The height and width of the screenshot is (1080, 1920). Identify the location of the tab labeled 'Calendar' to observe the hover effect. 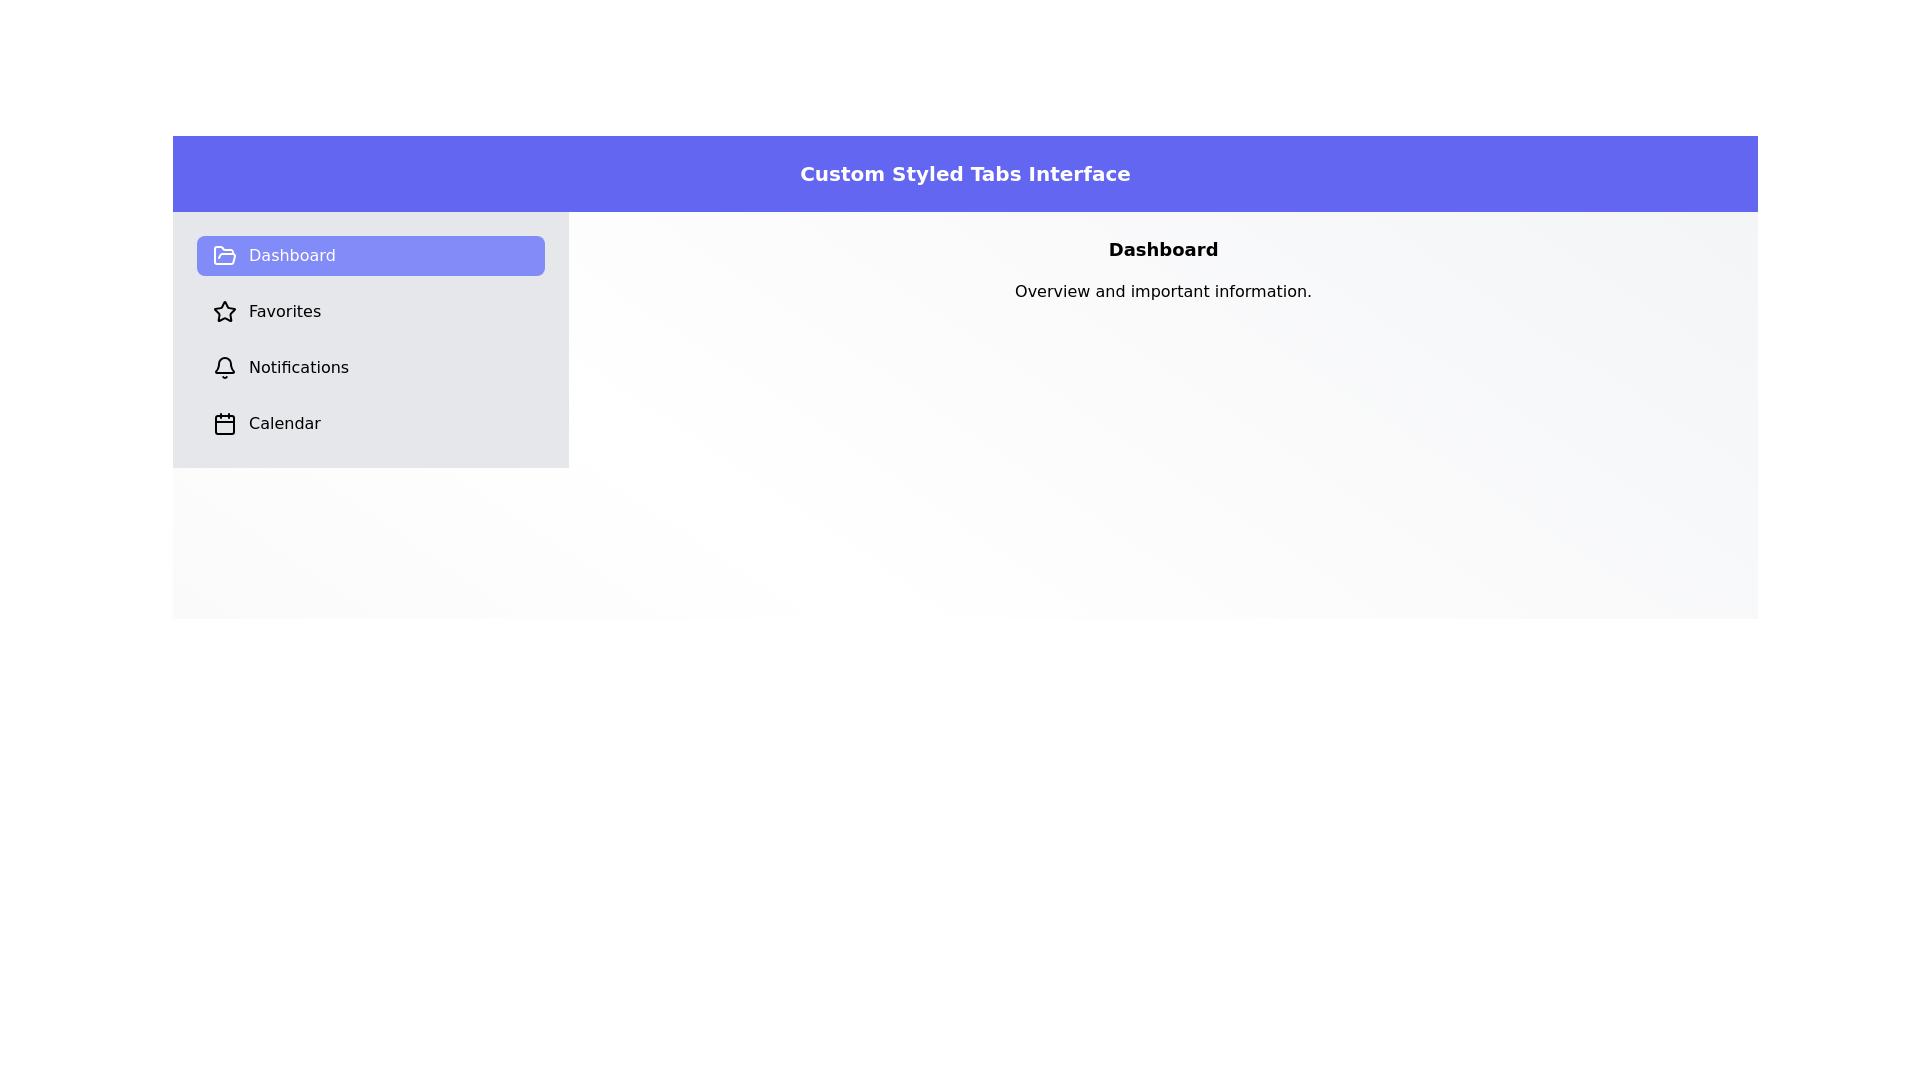
(371, 423).